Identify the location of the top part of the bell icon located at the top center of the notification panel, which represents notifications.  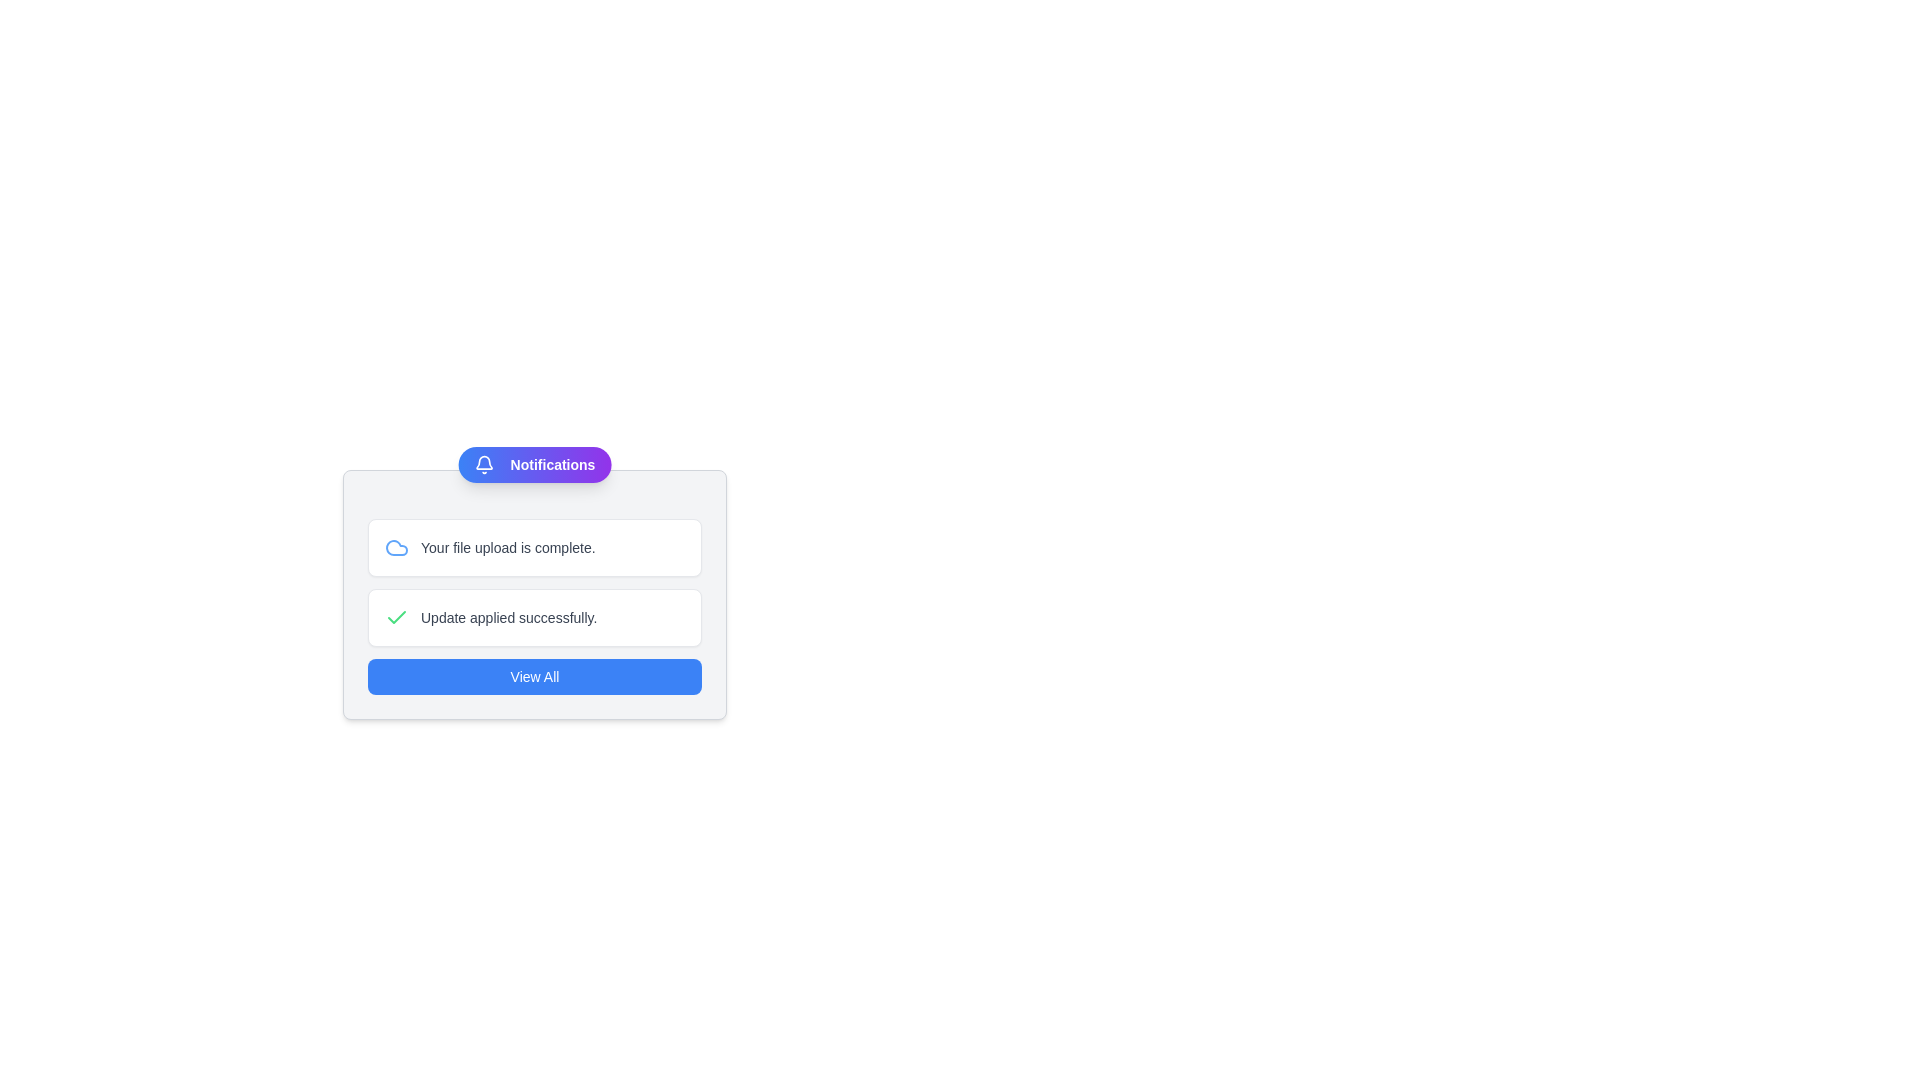
(484, 462).